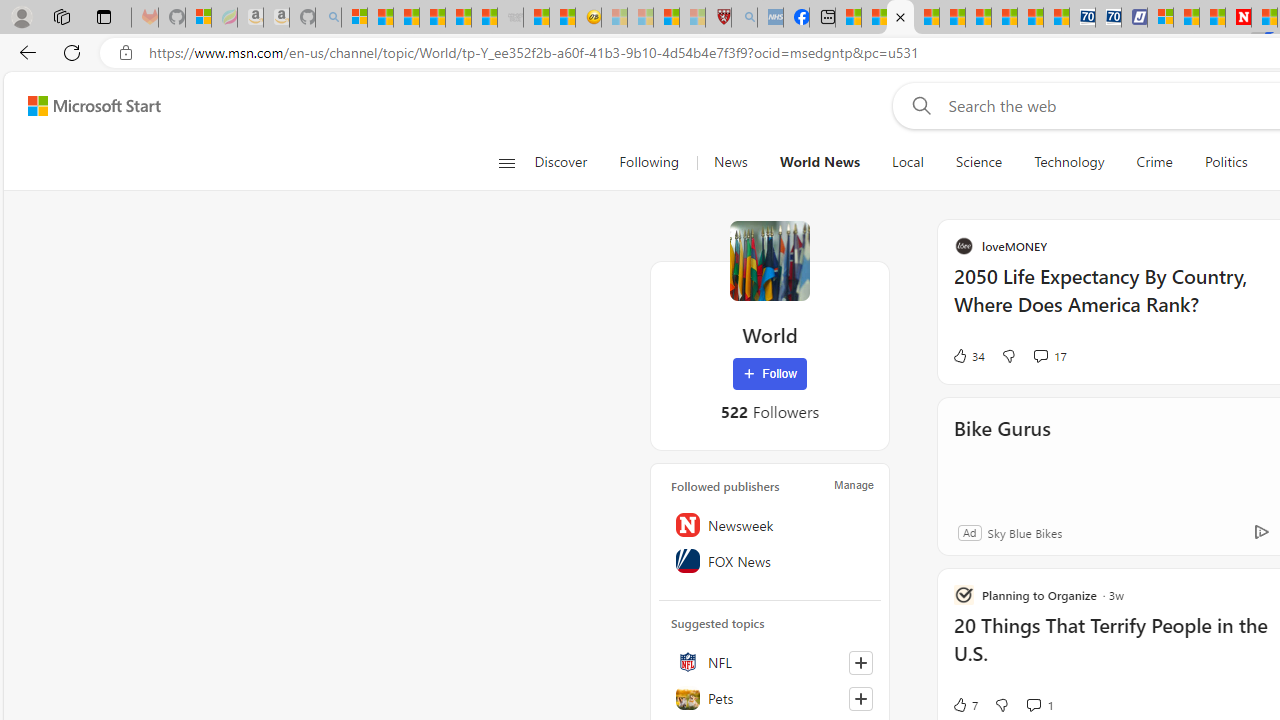 This screenshot has width=1280, height=720. Describe the element at coordinates (405, 17) in the screenshot. I see `'The Weather Channel - MSN'` at that location.